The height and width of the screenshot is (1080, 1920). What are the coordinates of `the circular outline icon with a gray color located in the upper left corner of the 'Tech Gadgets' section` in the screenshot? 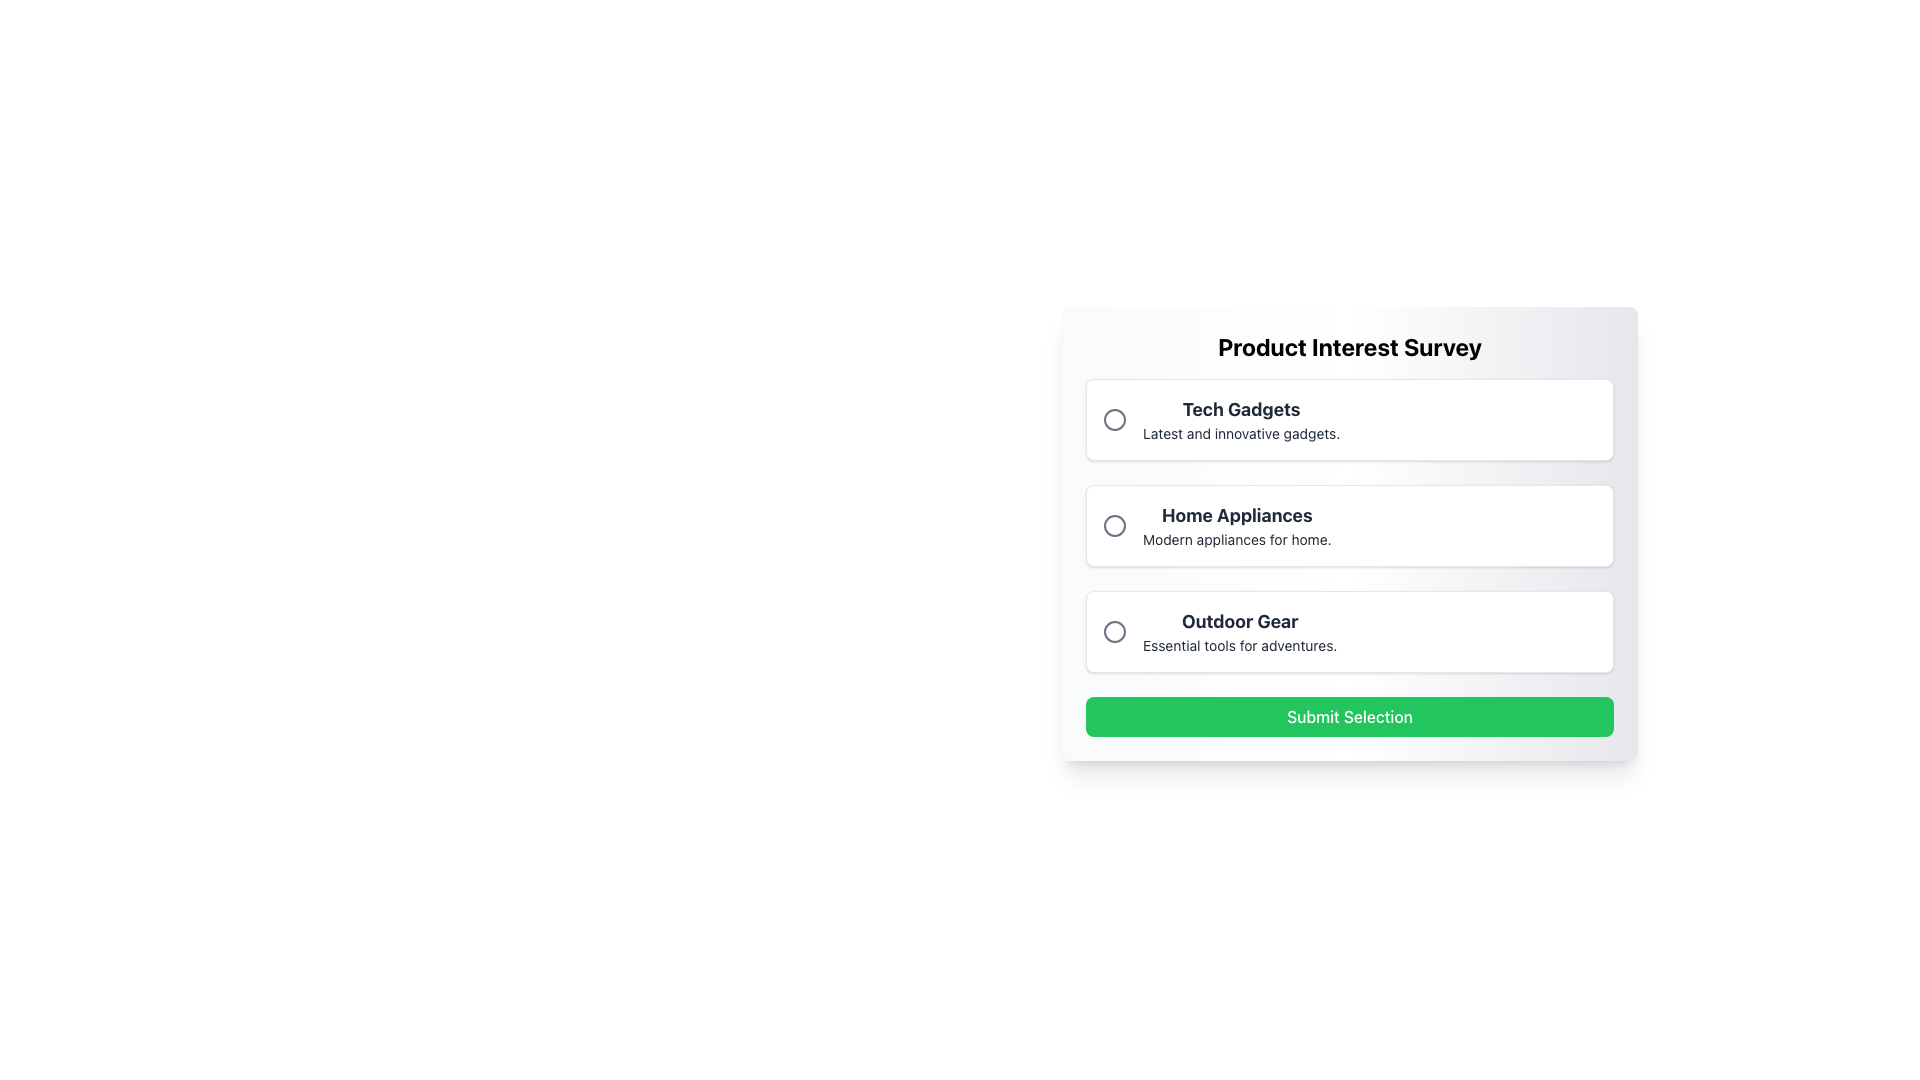 It's located at (1113, 419).